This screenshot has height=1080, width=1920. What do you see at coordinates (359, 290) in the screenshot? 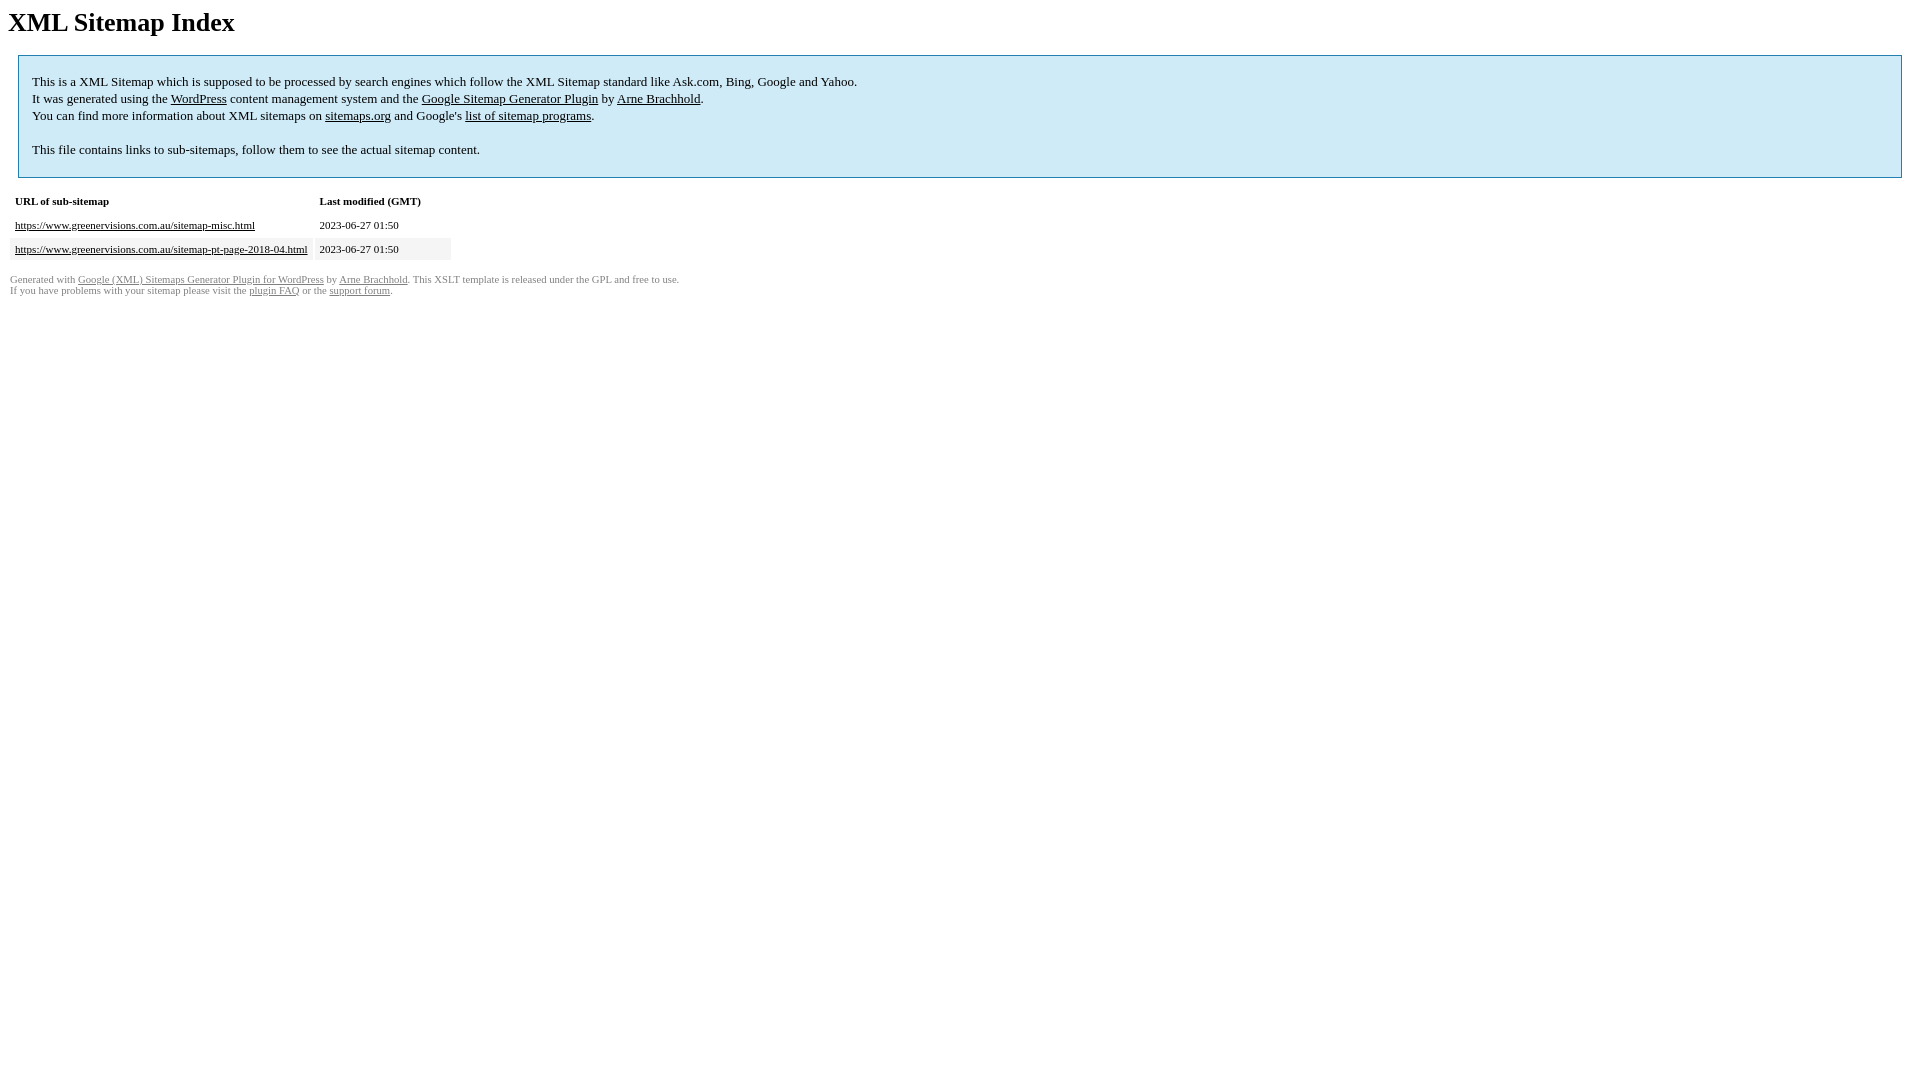
I see `'support forum'` at bounding box center [359, 290].